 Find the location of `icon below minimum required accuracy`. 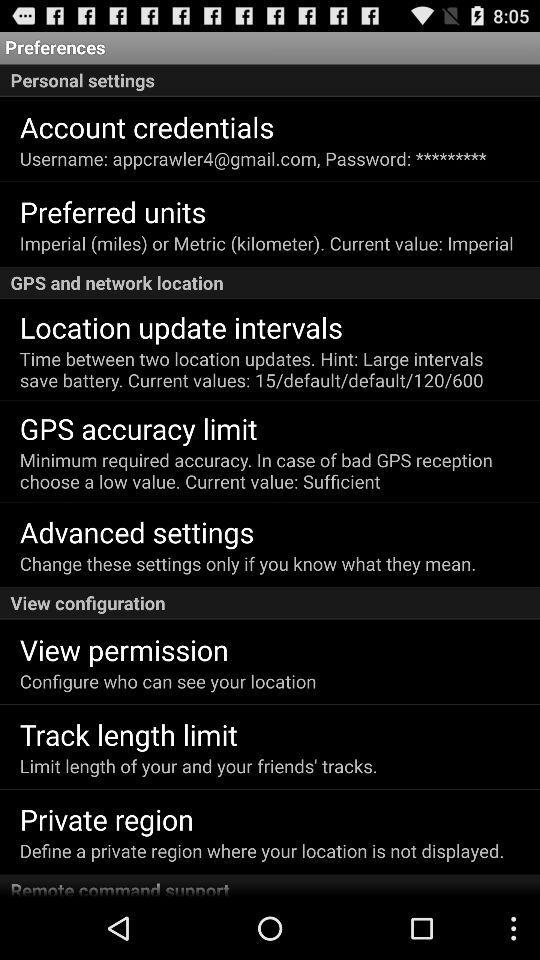

icon below minimum required accuracy is located at coordinates (136, 530).